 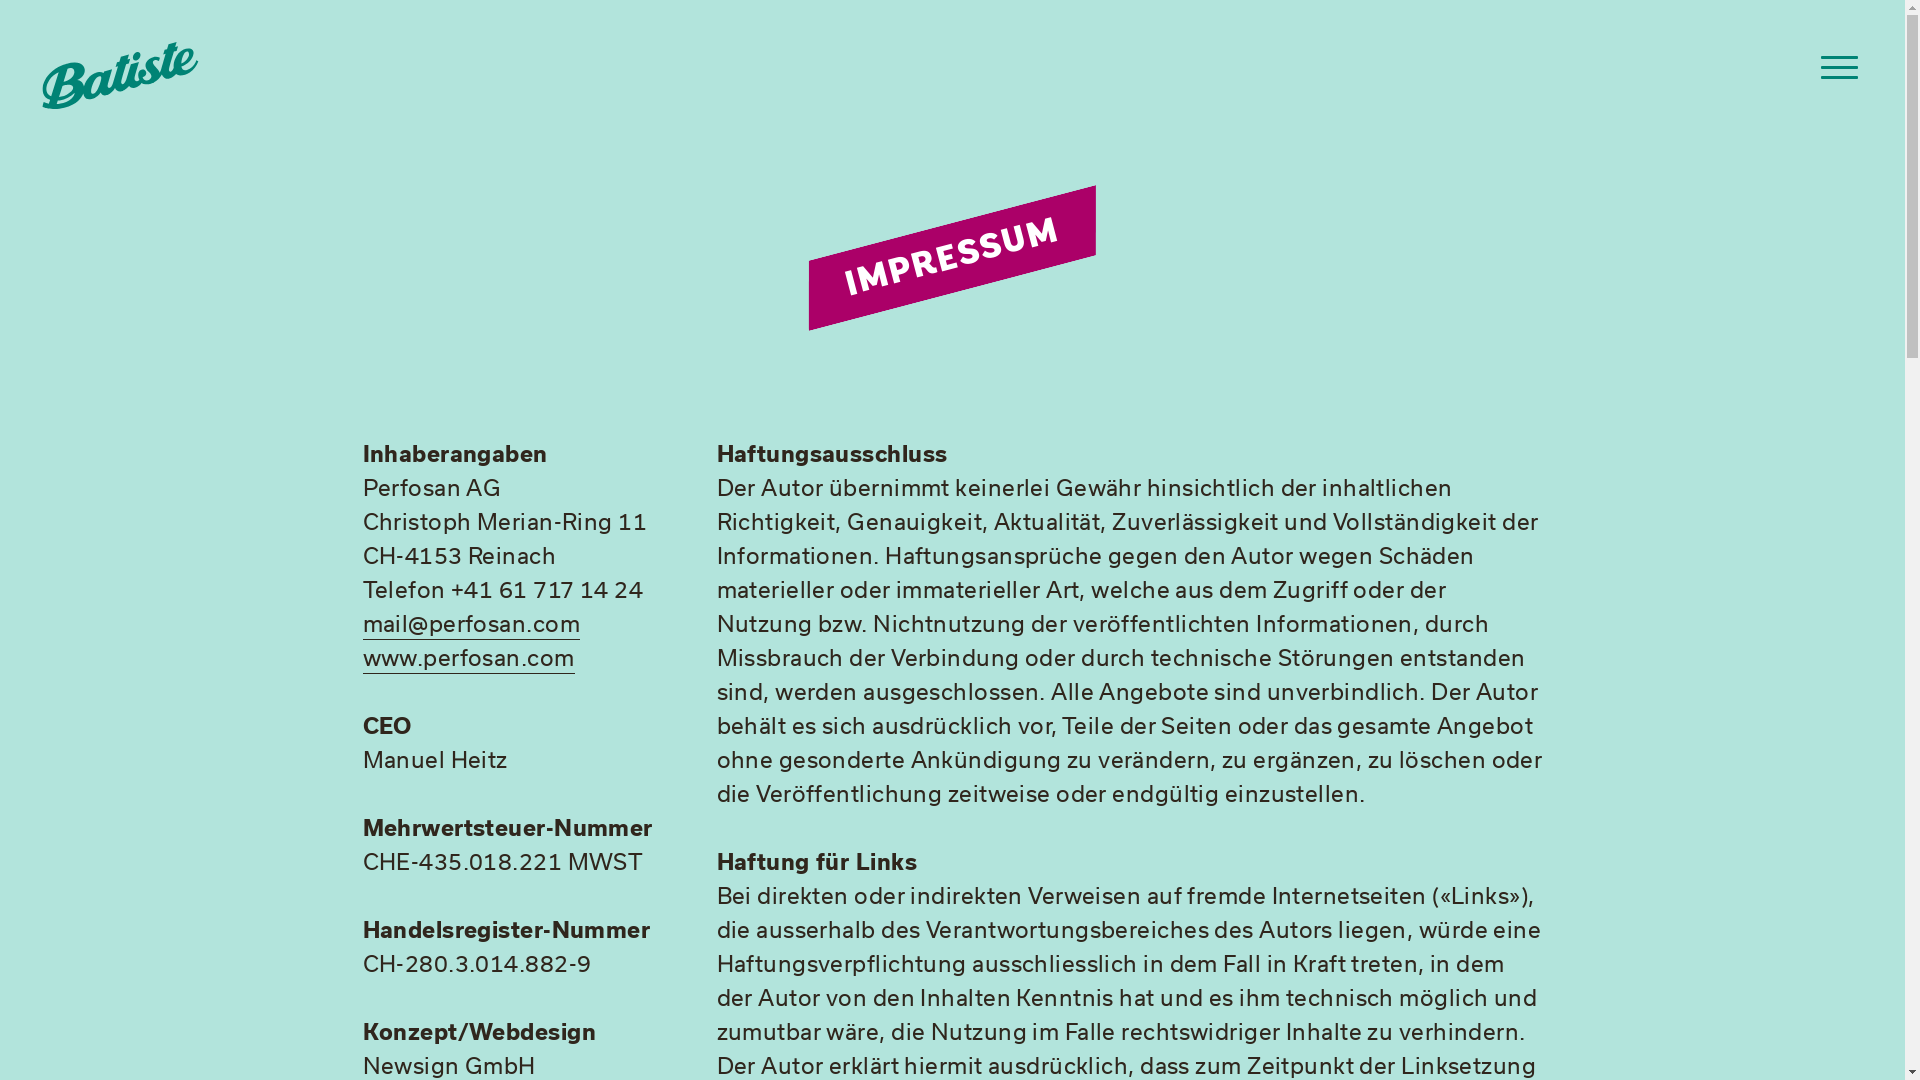 What do you see at coordinates (466, 657) in the screenshot?
I see `'www.perfosan.com'` at bounding box center [466, 657].